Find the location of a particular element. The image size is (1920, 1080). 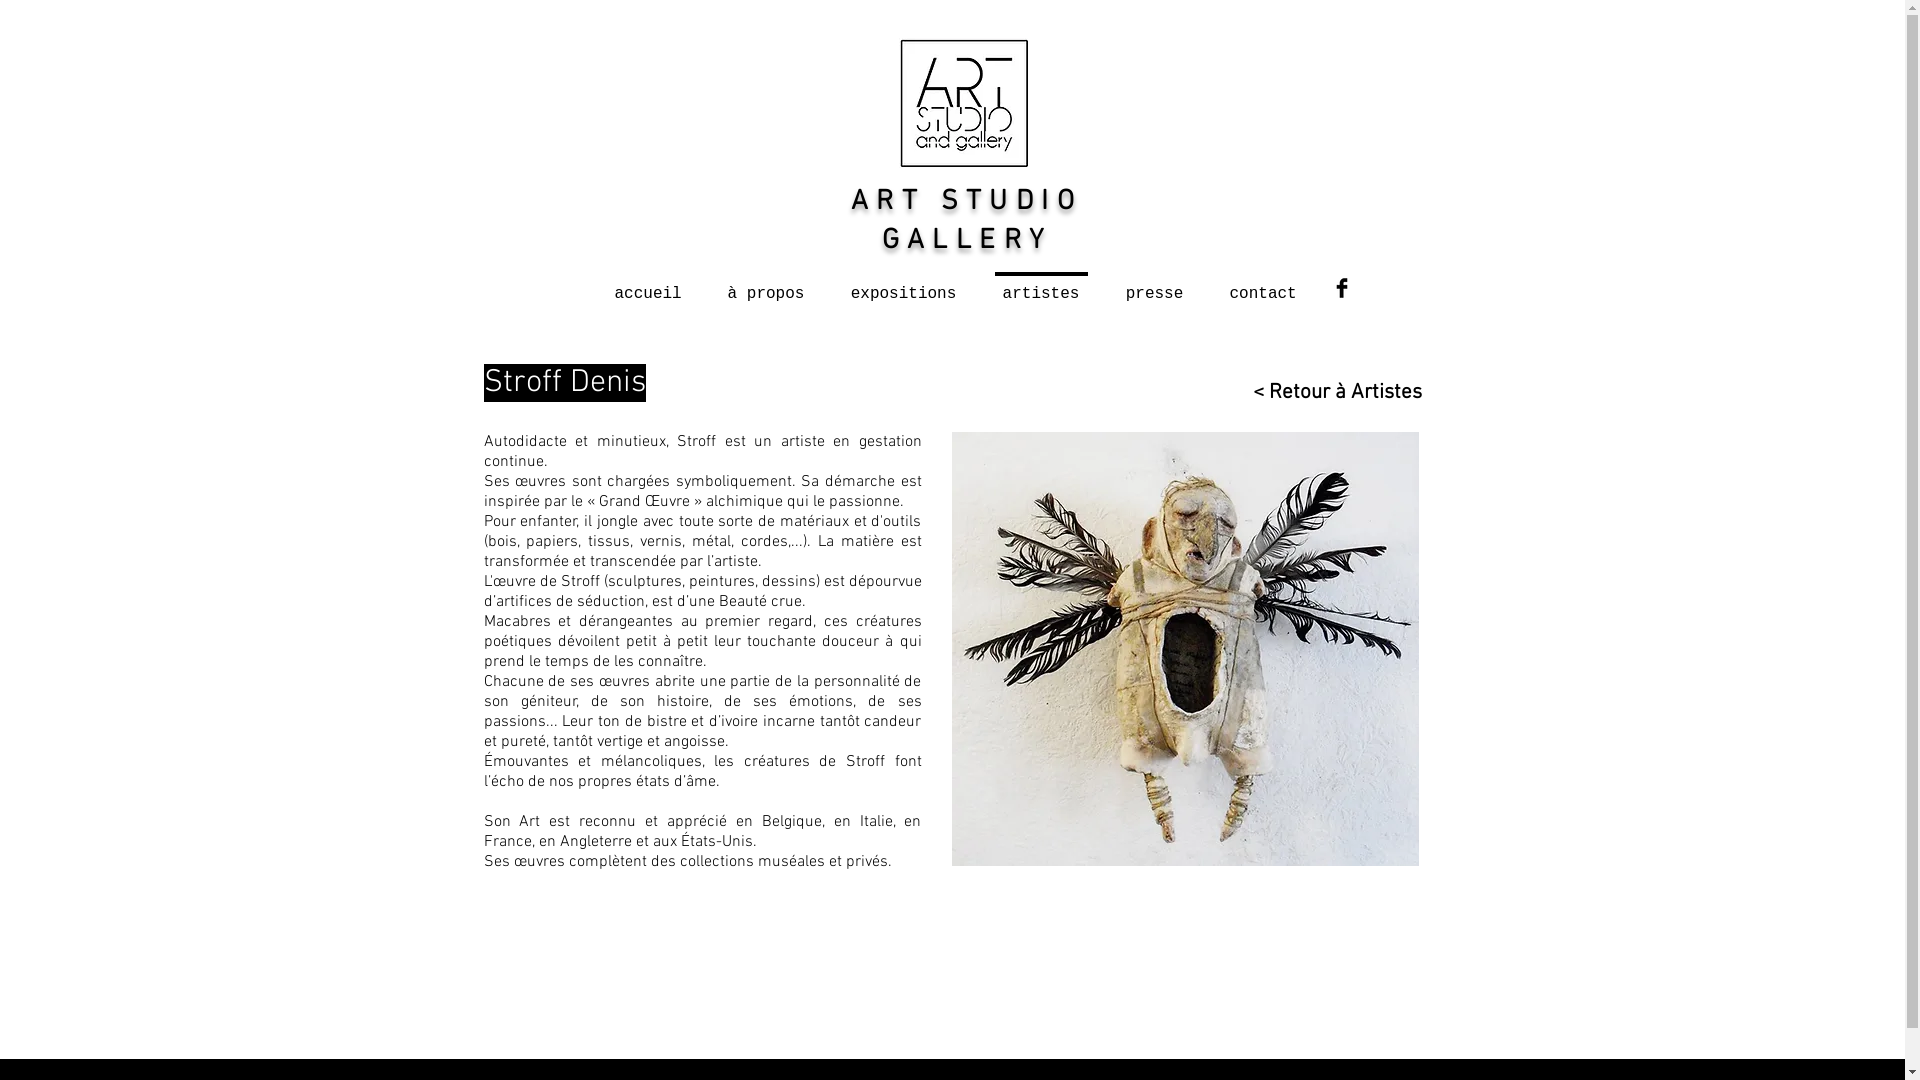

'expositions' is located at coordinates (902, 285).